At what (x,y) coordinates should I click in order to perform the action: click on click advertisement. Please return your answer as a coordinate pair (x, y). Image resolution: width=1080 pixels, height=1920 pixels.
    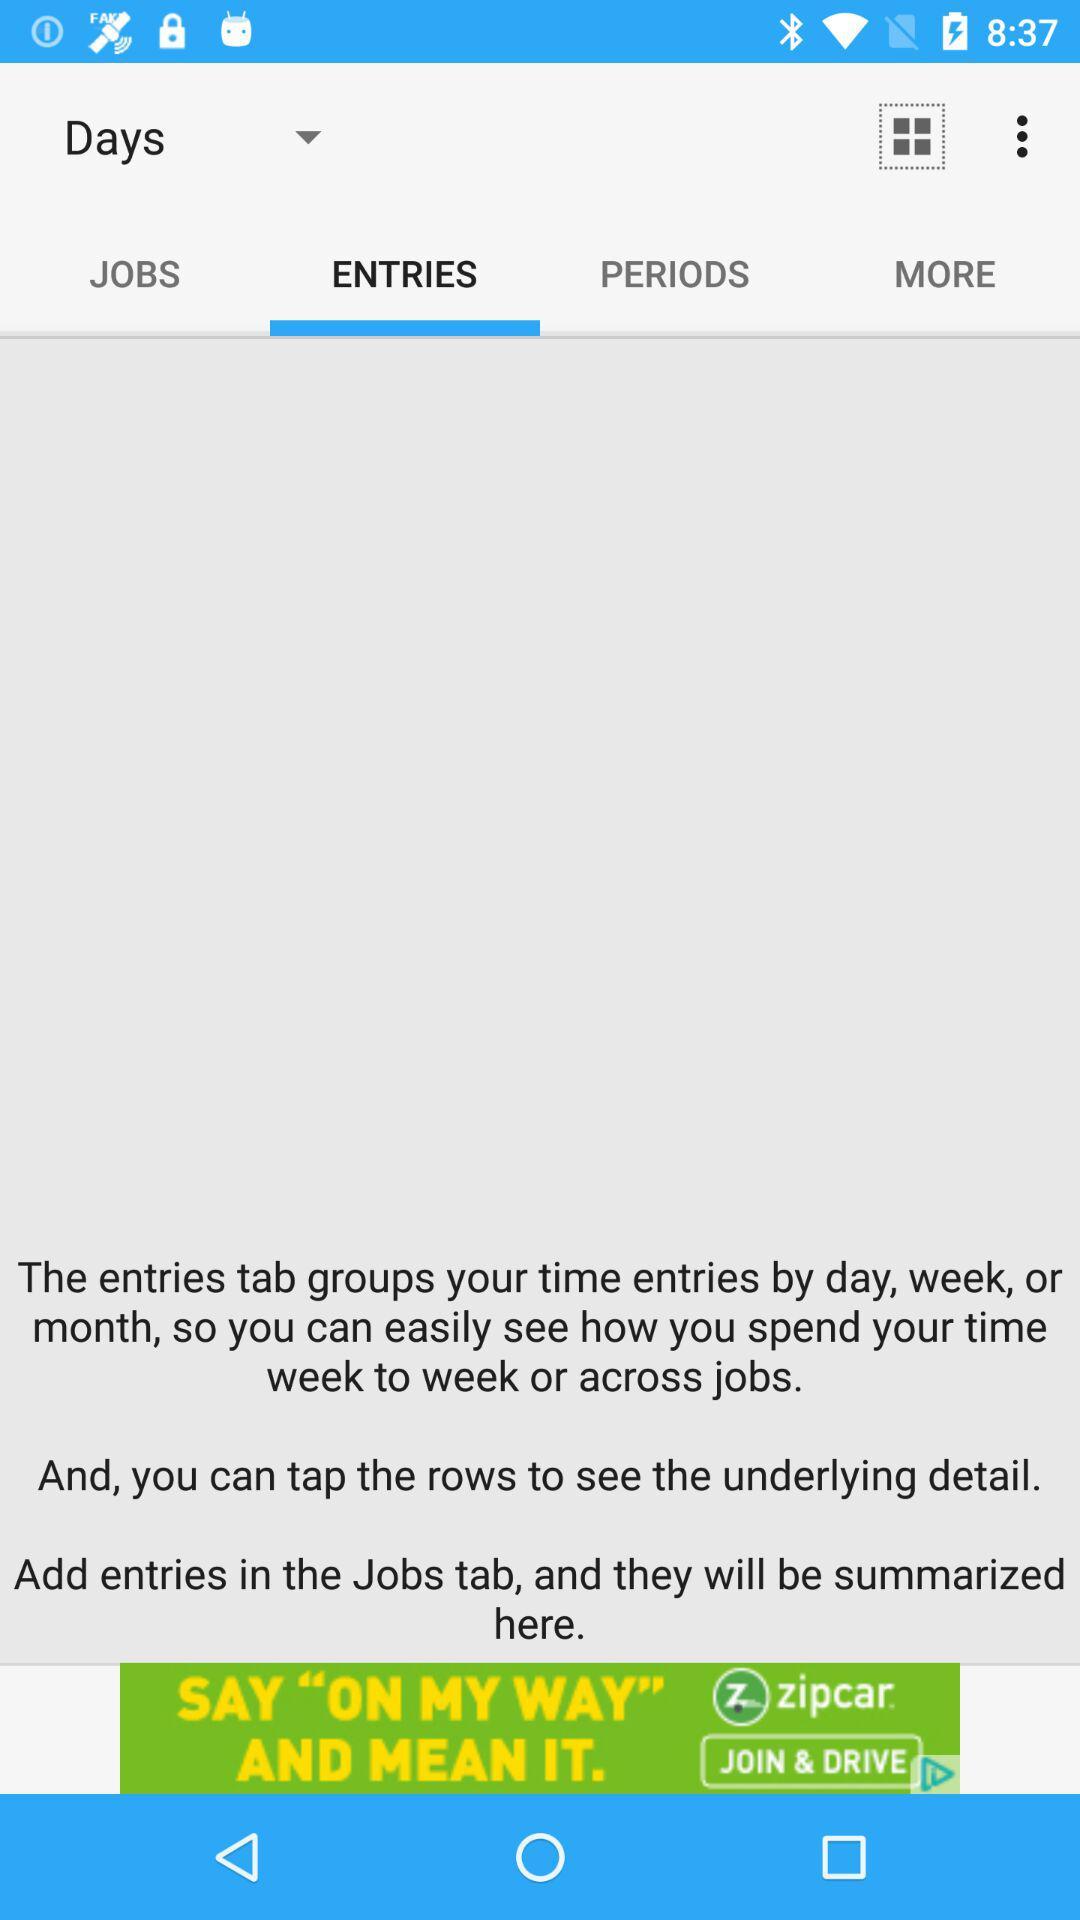
    Looking at the image, I should click on (540, 1727).